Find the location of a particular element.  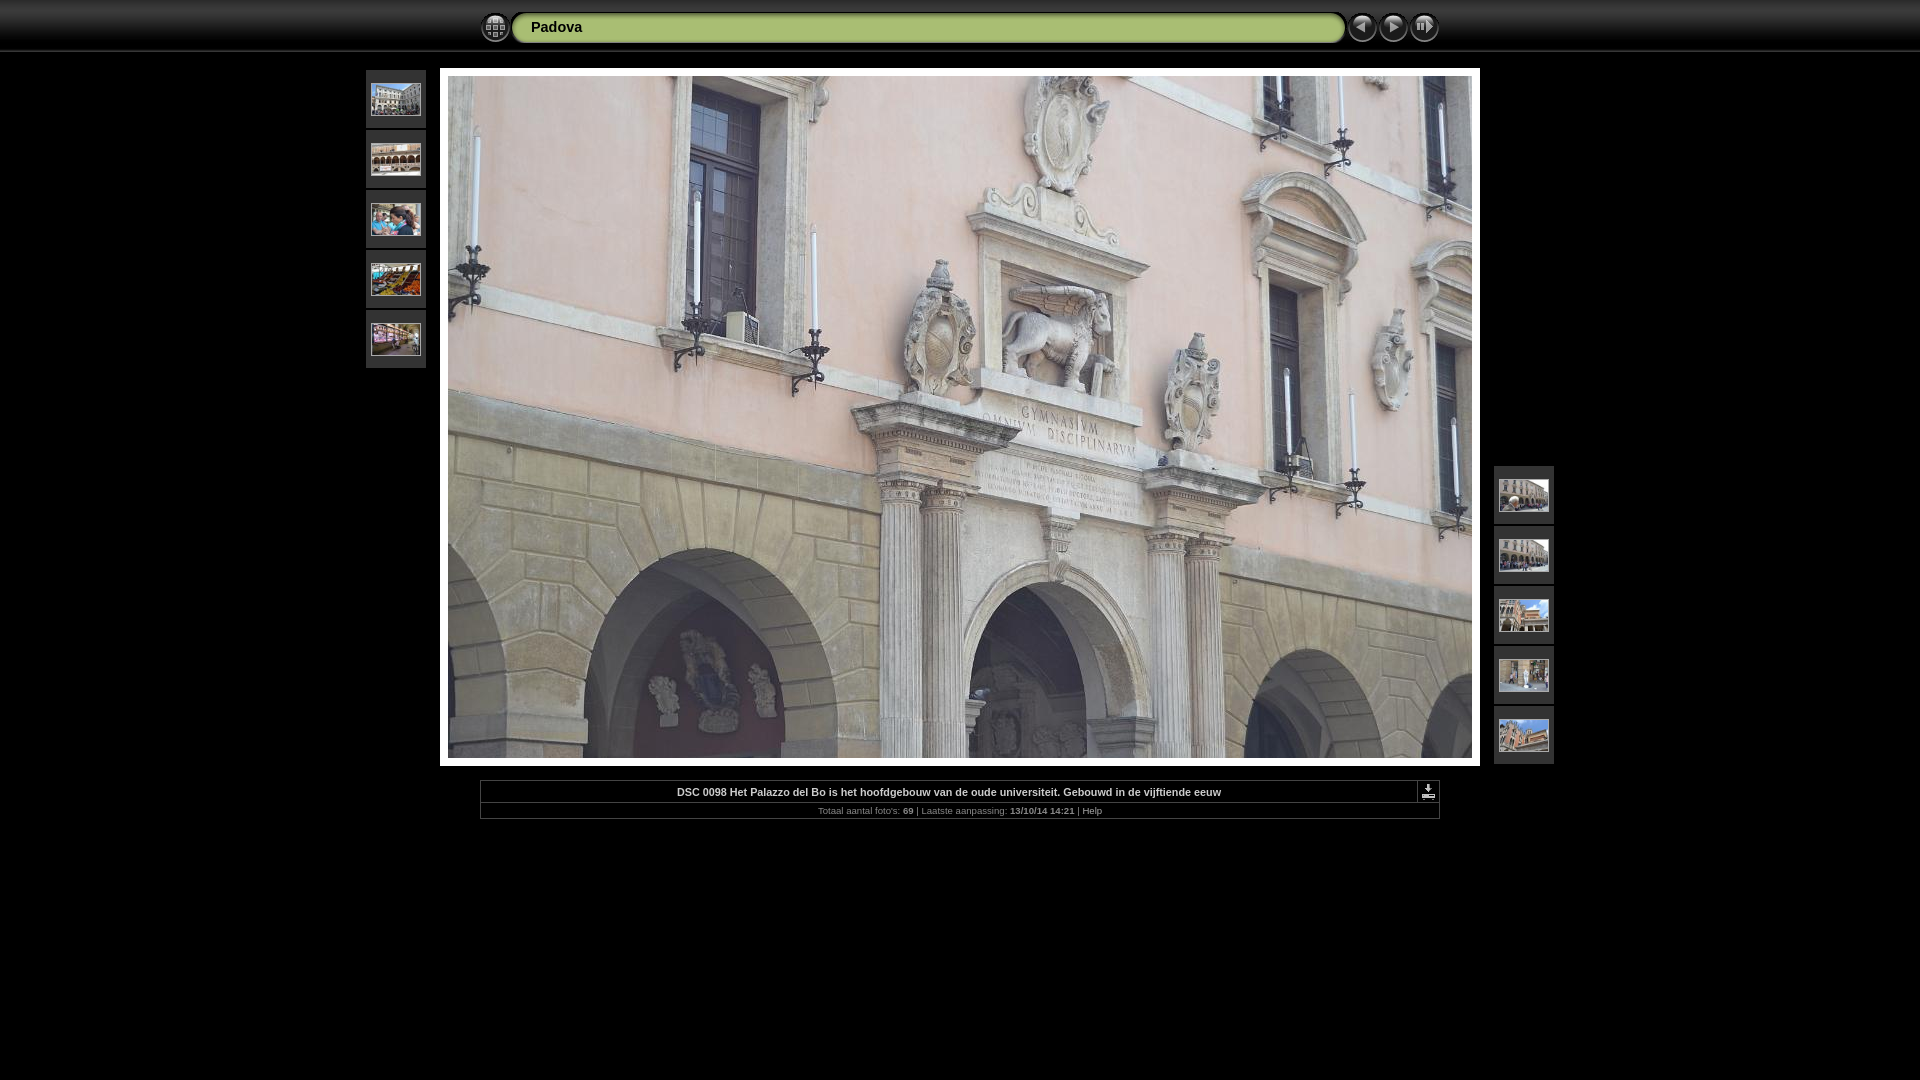

'Help' is located at coordinates (1091, 810).